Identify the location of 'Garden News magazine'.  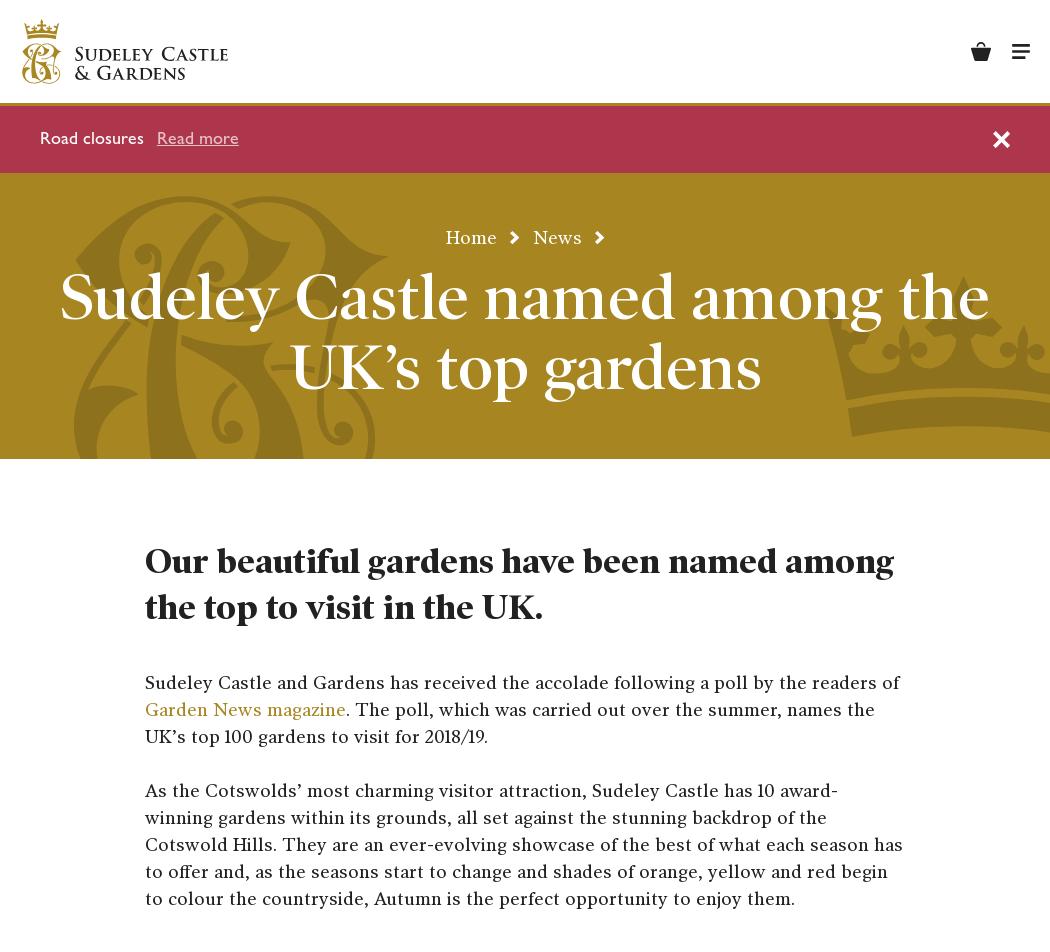
(245, 710).